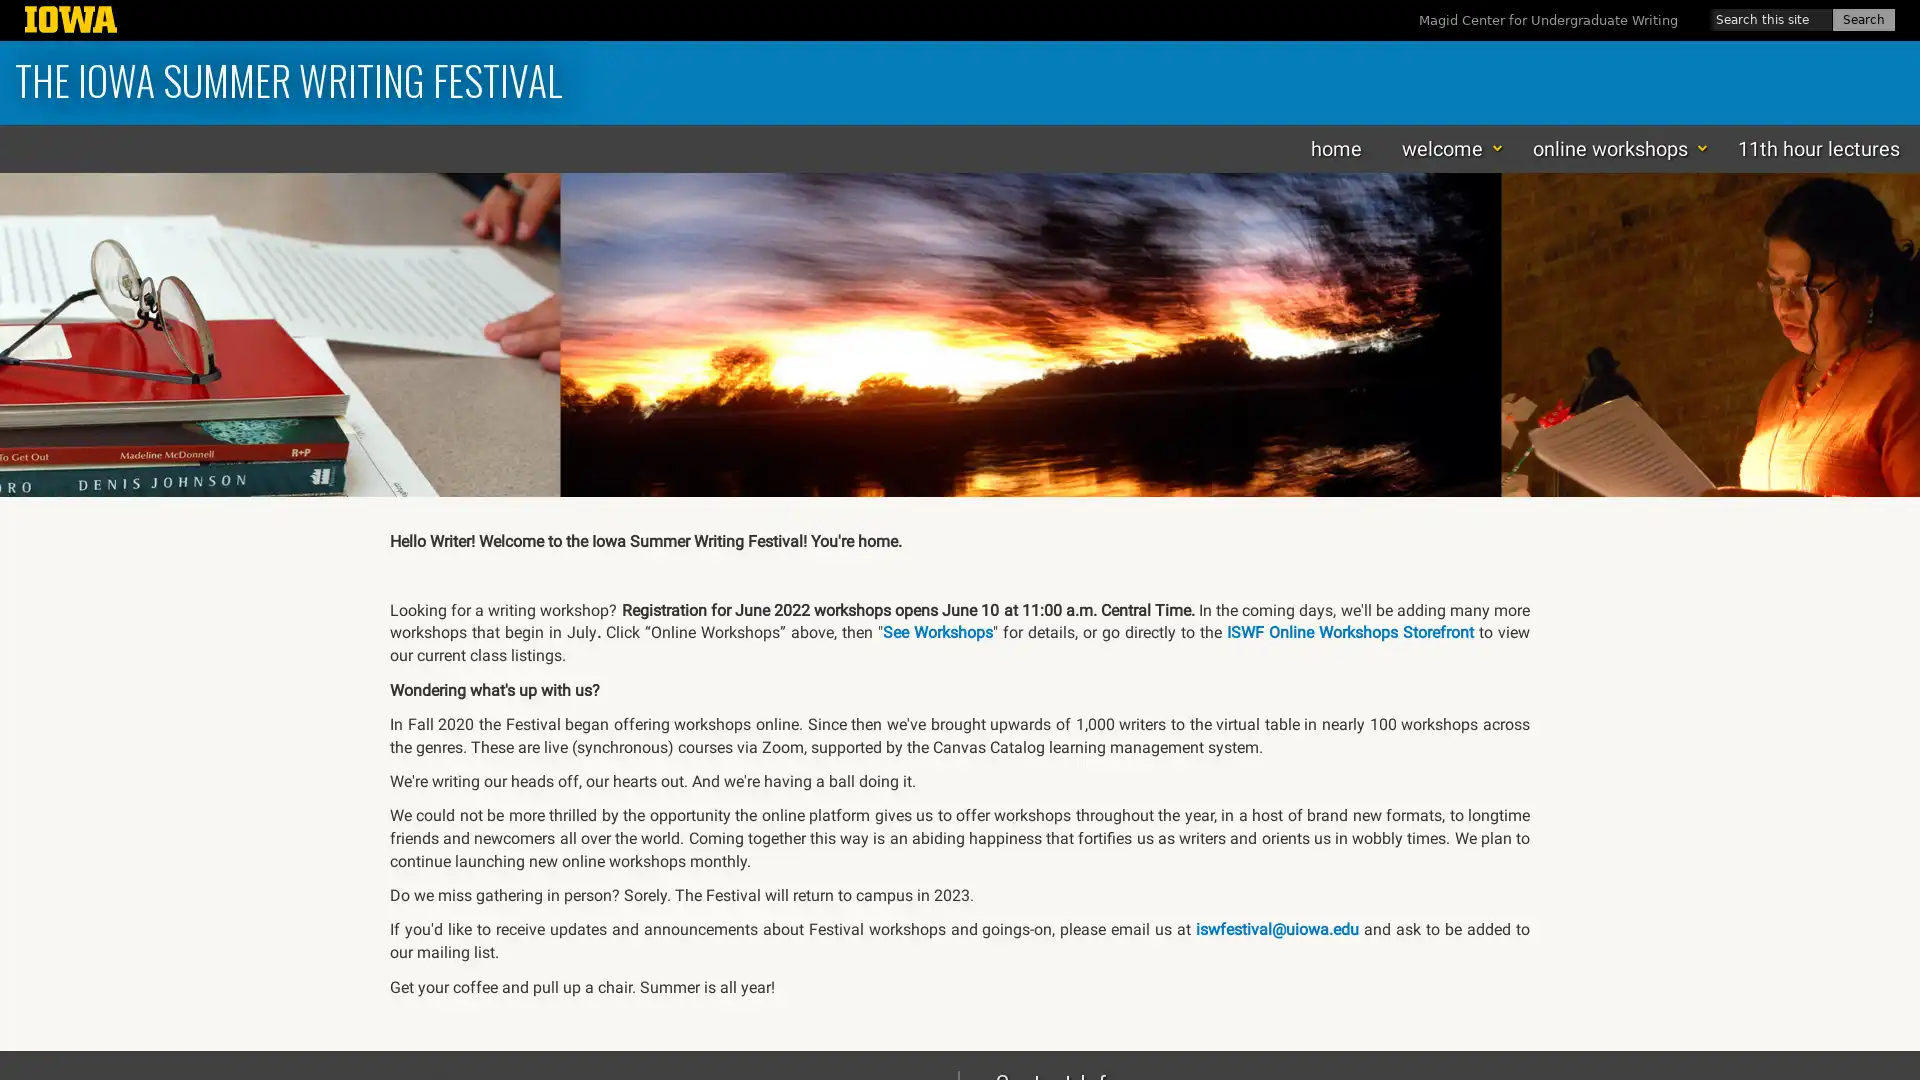 This screenshot has width=1920, height=1080. What do you see at coordinates (1862, 19) in the screenshot?
I see `Search` at bounding box center [1862, 19].